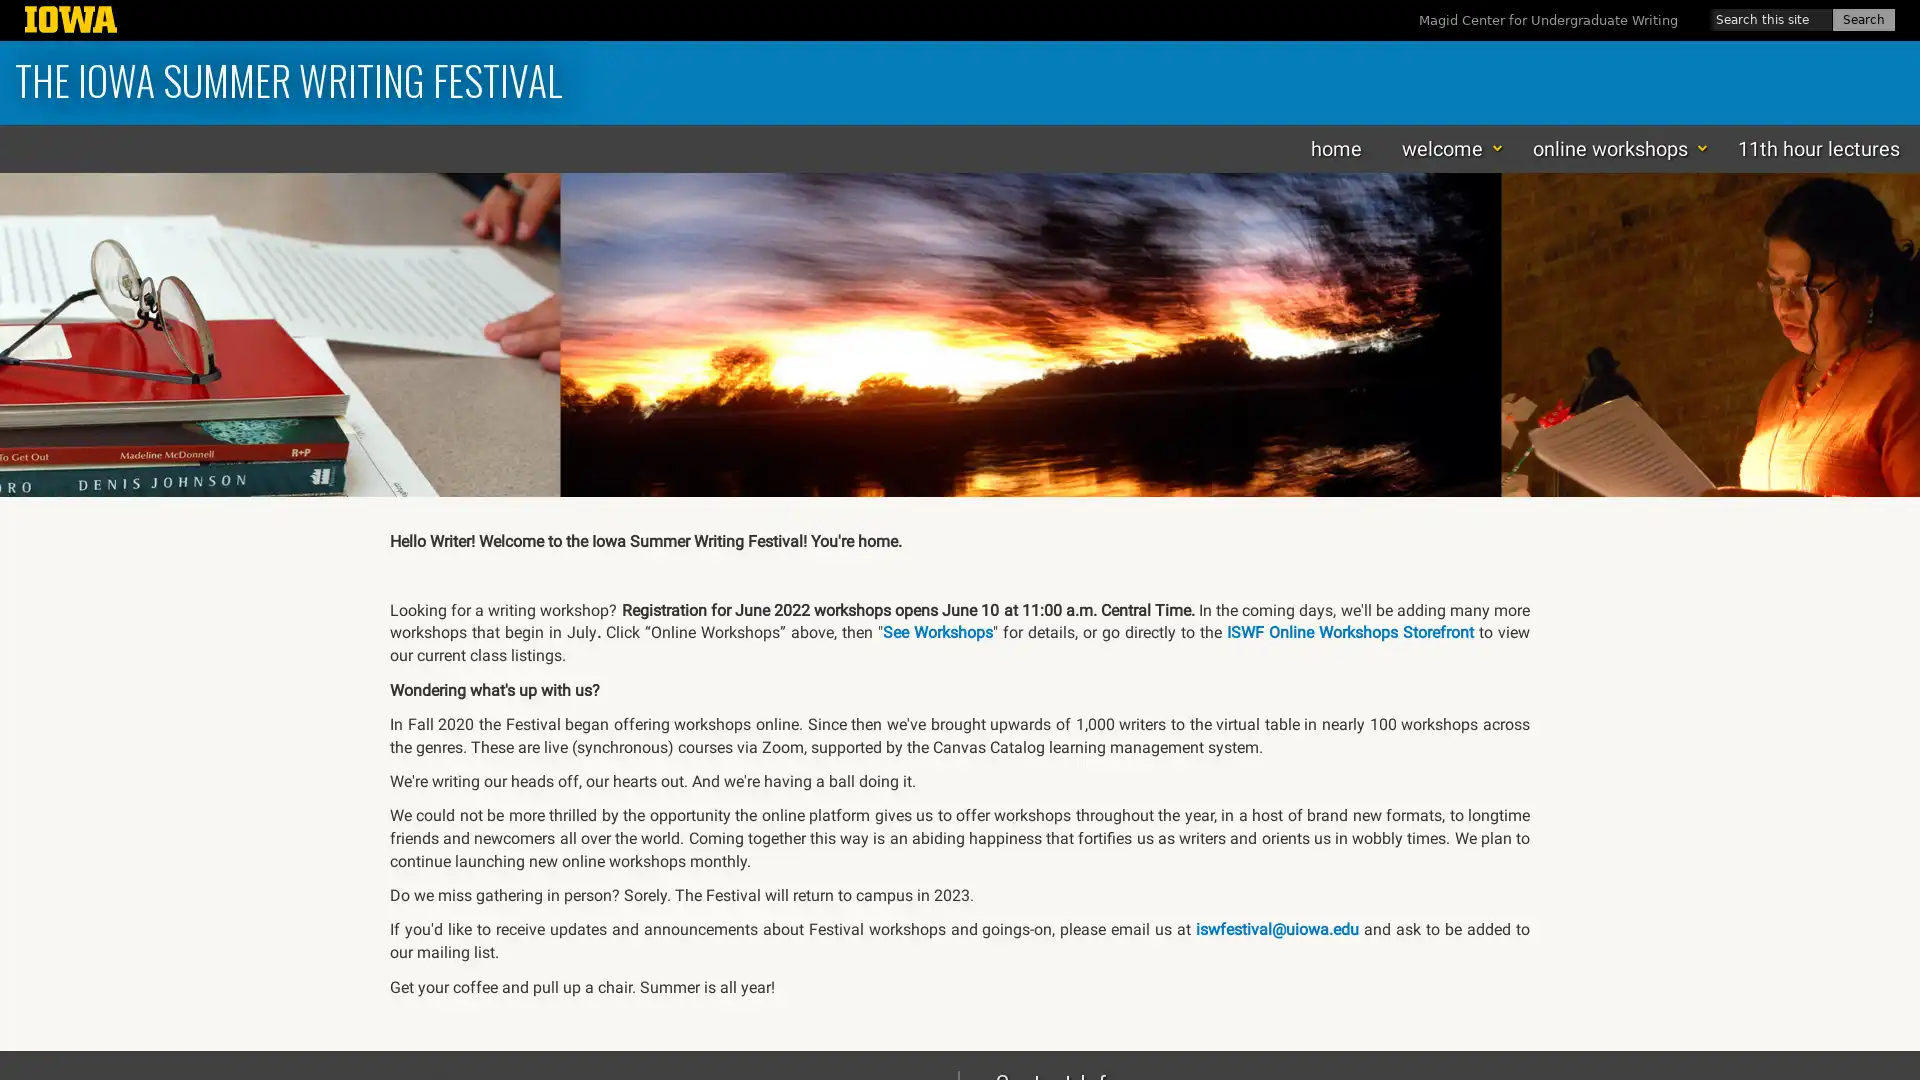 This screenshot has width=1920, height=1080. What do you see at coordinates (1862, 19) in the screenshot?
I see `Search` at bounding box center [1862, 19].